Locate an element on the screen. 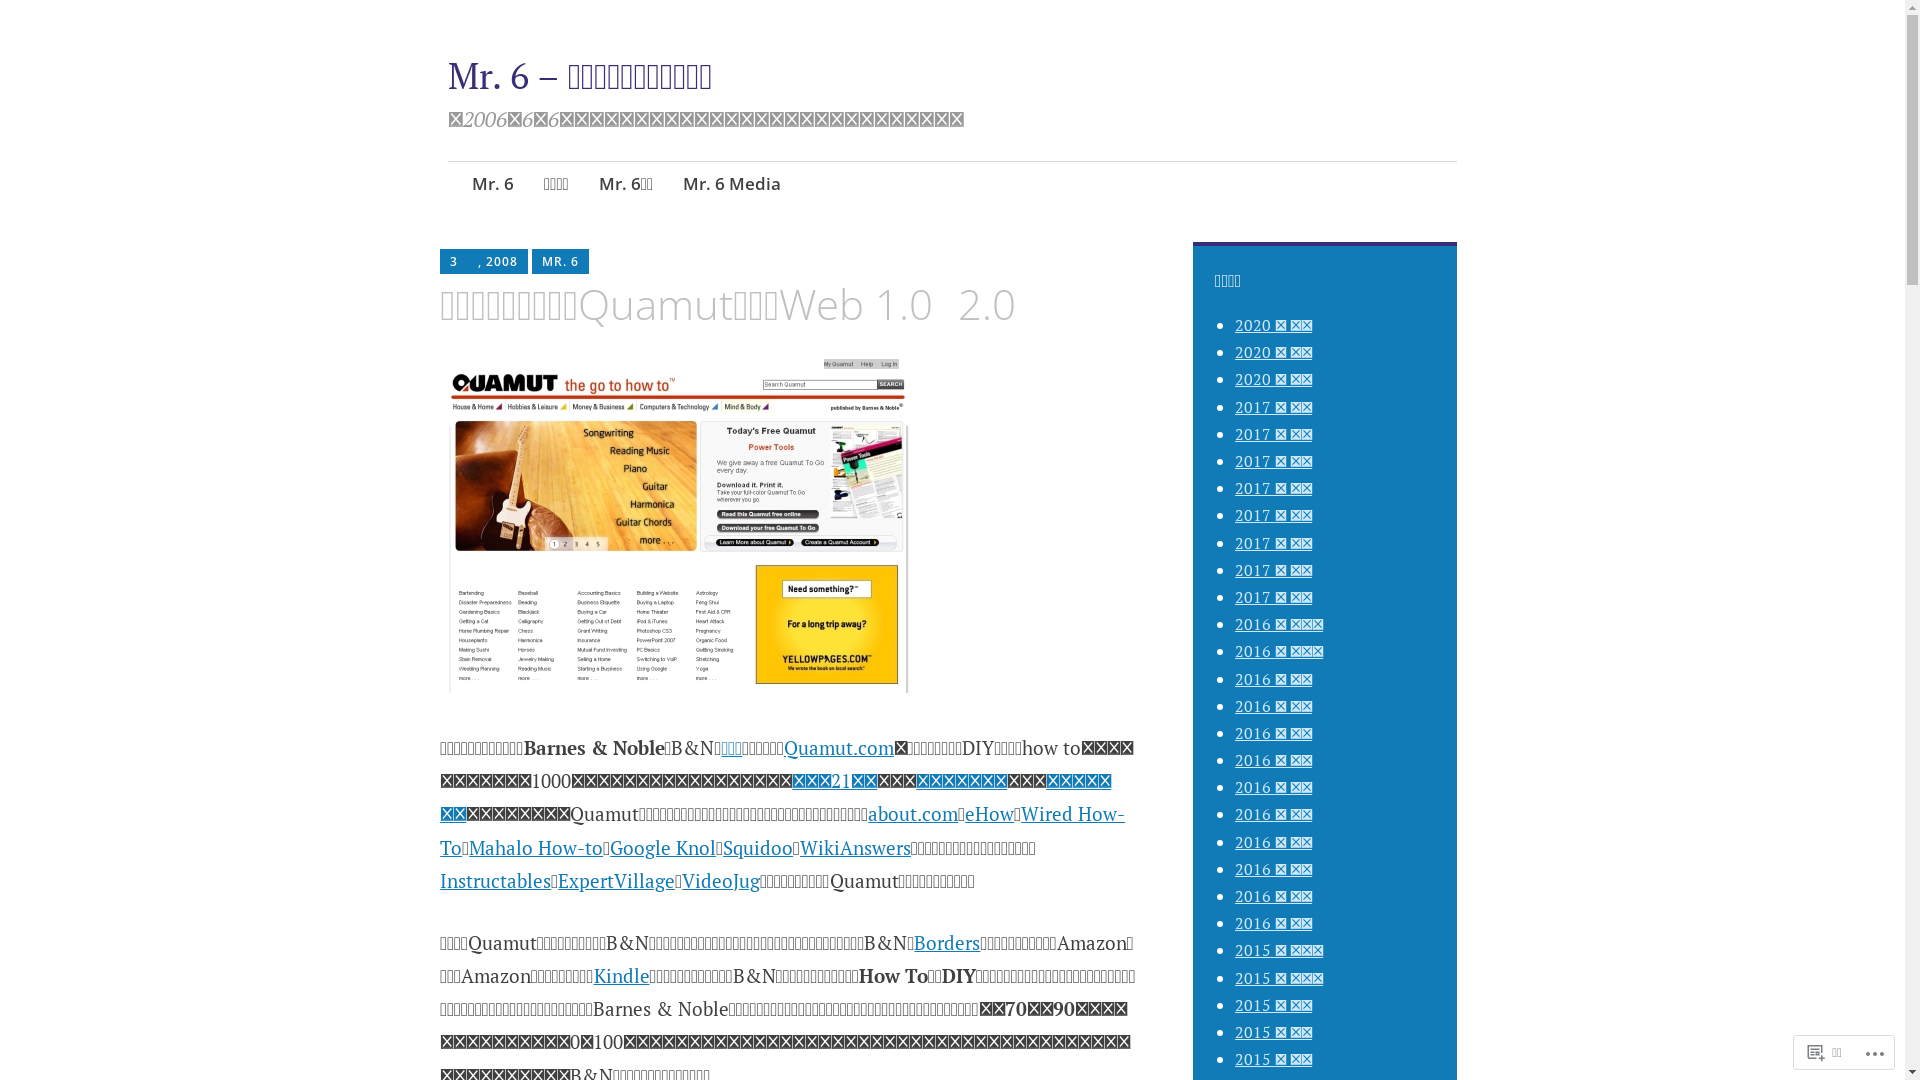  'WikiAnswers' is located at coordinates (855, 847).